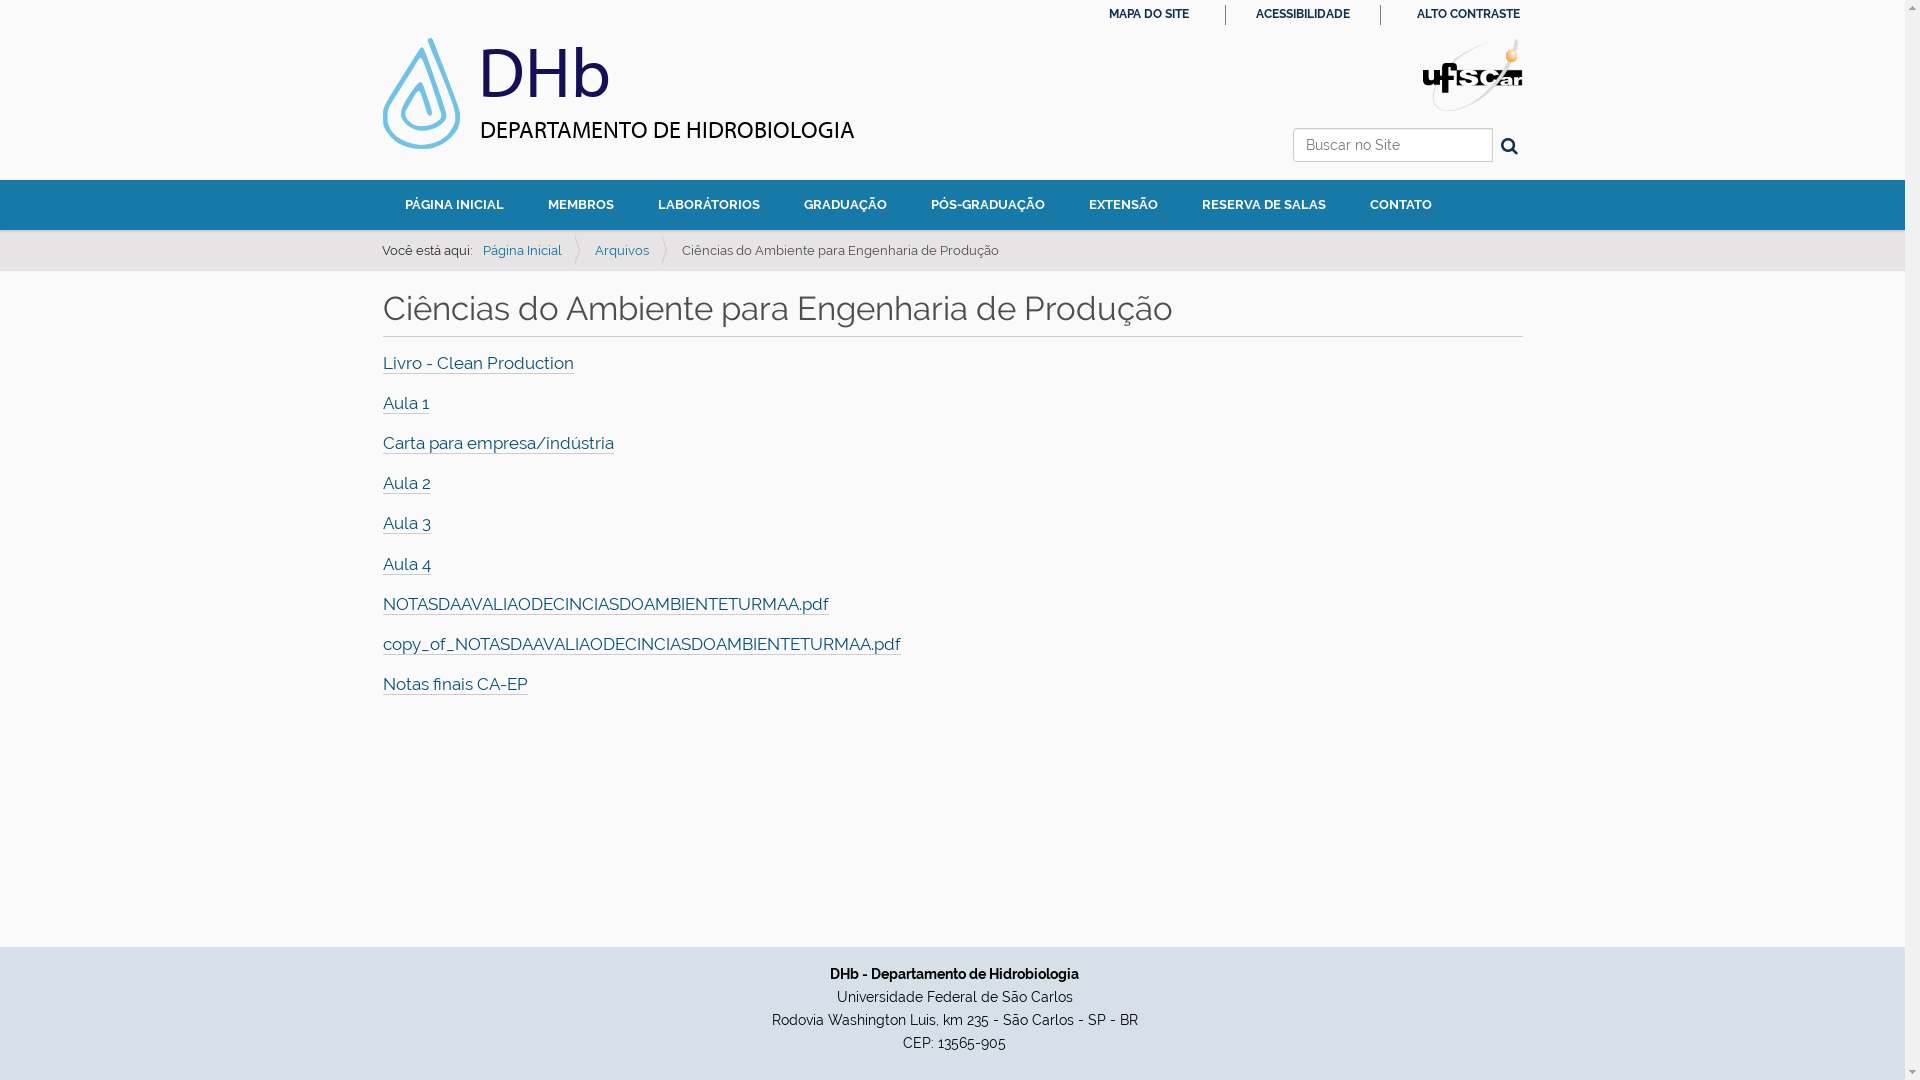  What do you see at coordinates (617, 108) in the screenshot?
I see `'DHb` at bounding box center [617, 108].